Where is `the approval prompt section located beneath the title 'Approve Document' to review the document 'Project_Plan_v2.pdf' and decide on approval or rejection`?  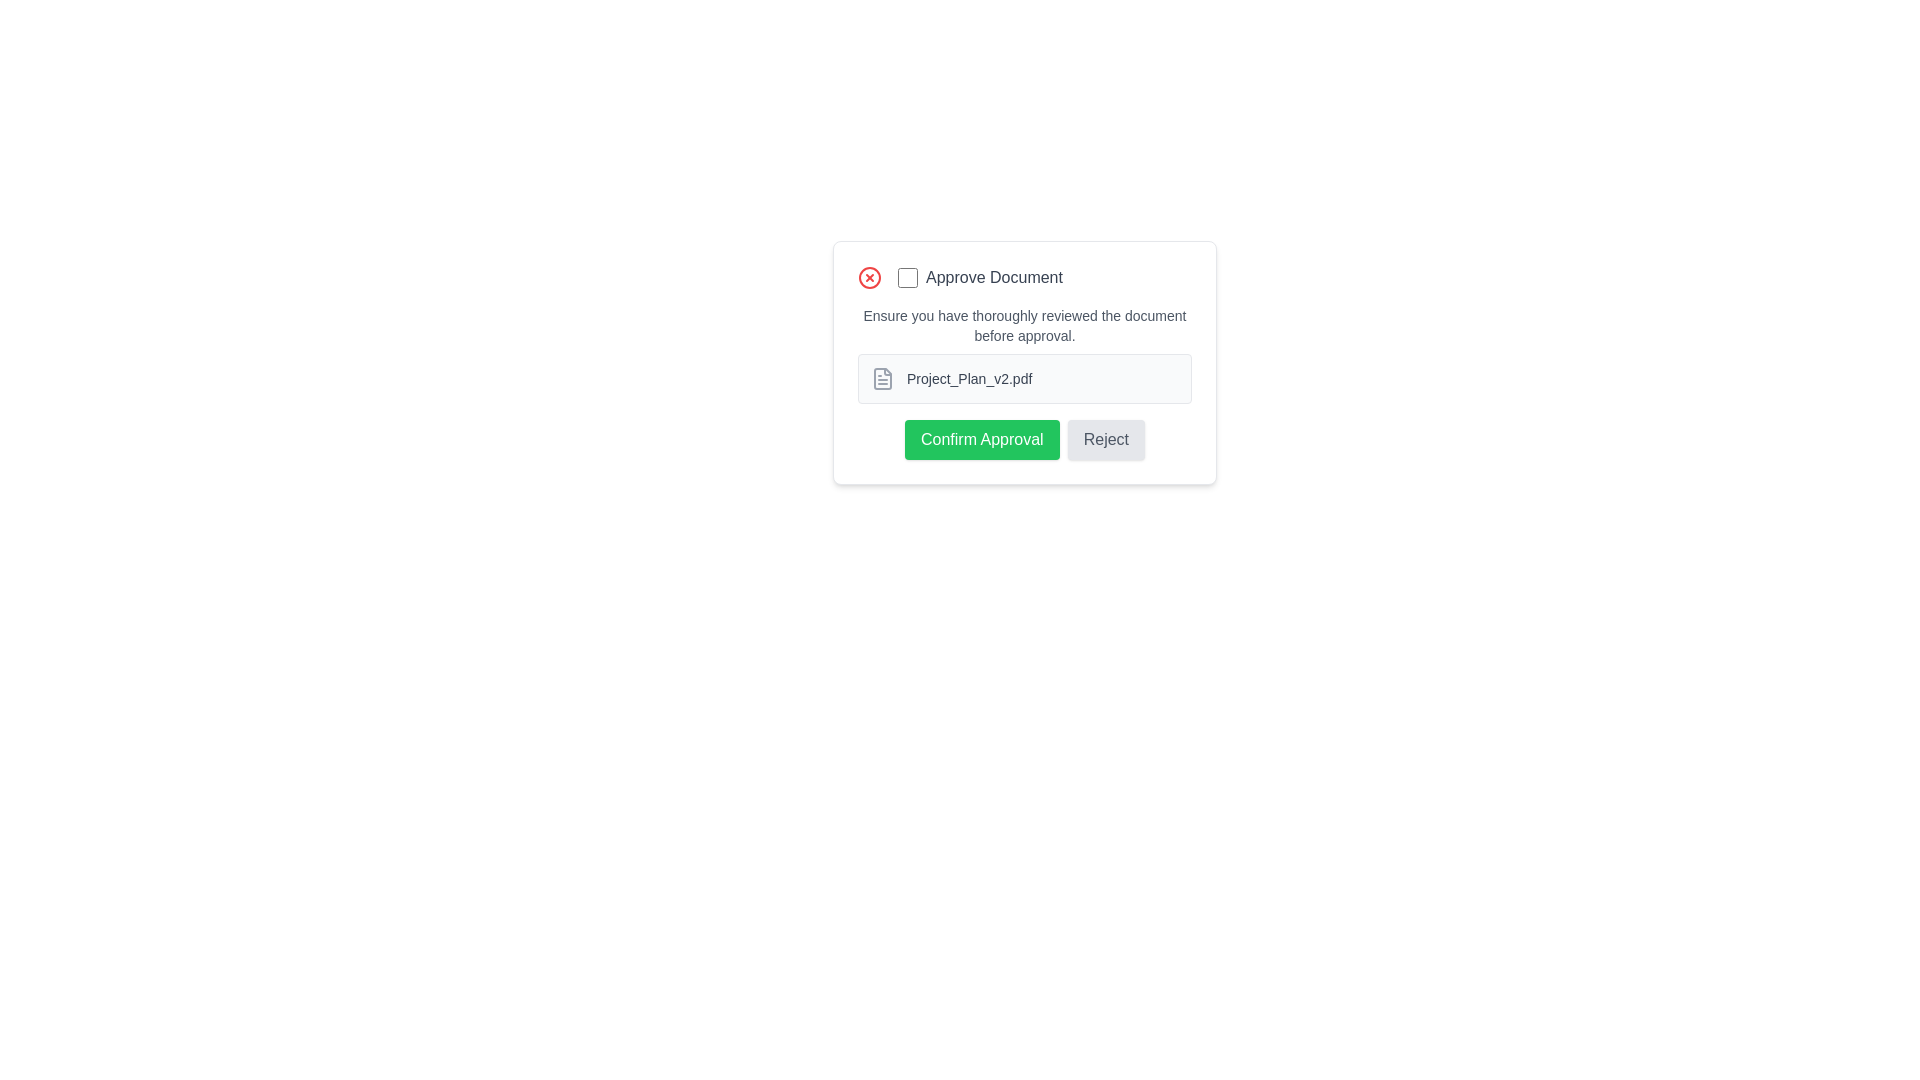
the approval prompt section located beneath the title 'Approve Document' to review the document 'Project_Plan_v2.pdf' and decide on approval or rejection is located at coordinates (1025, 362).